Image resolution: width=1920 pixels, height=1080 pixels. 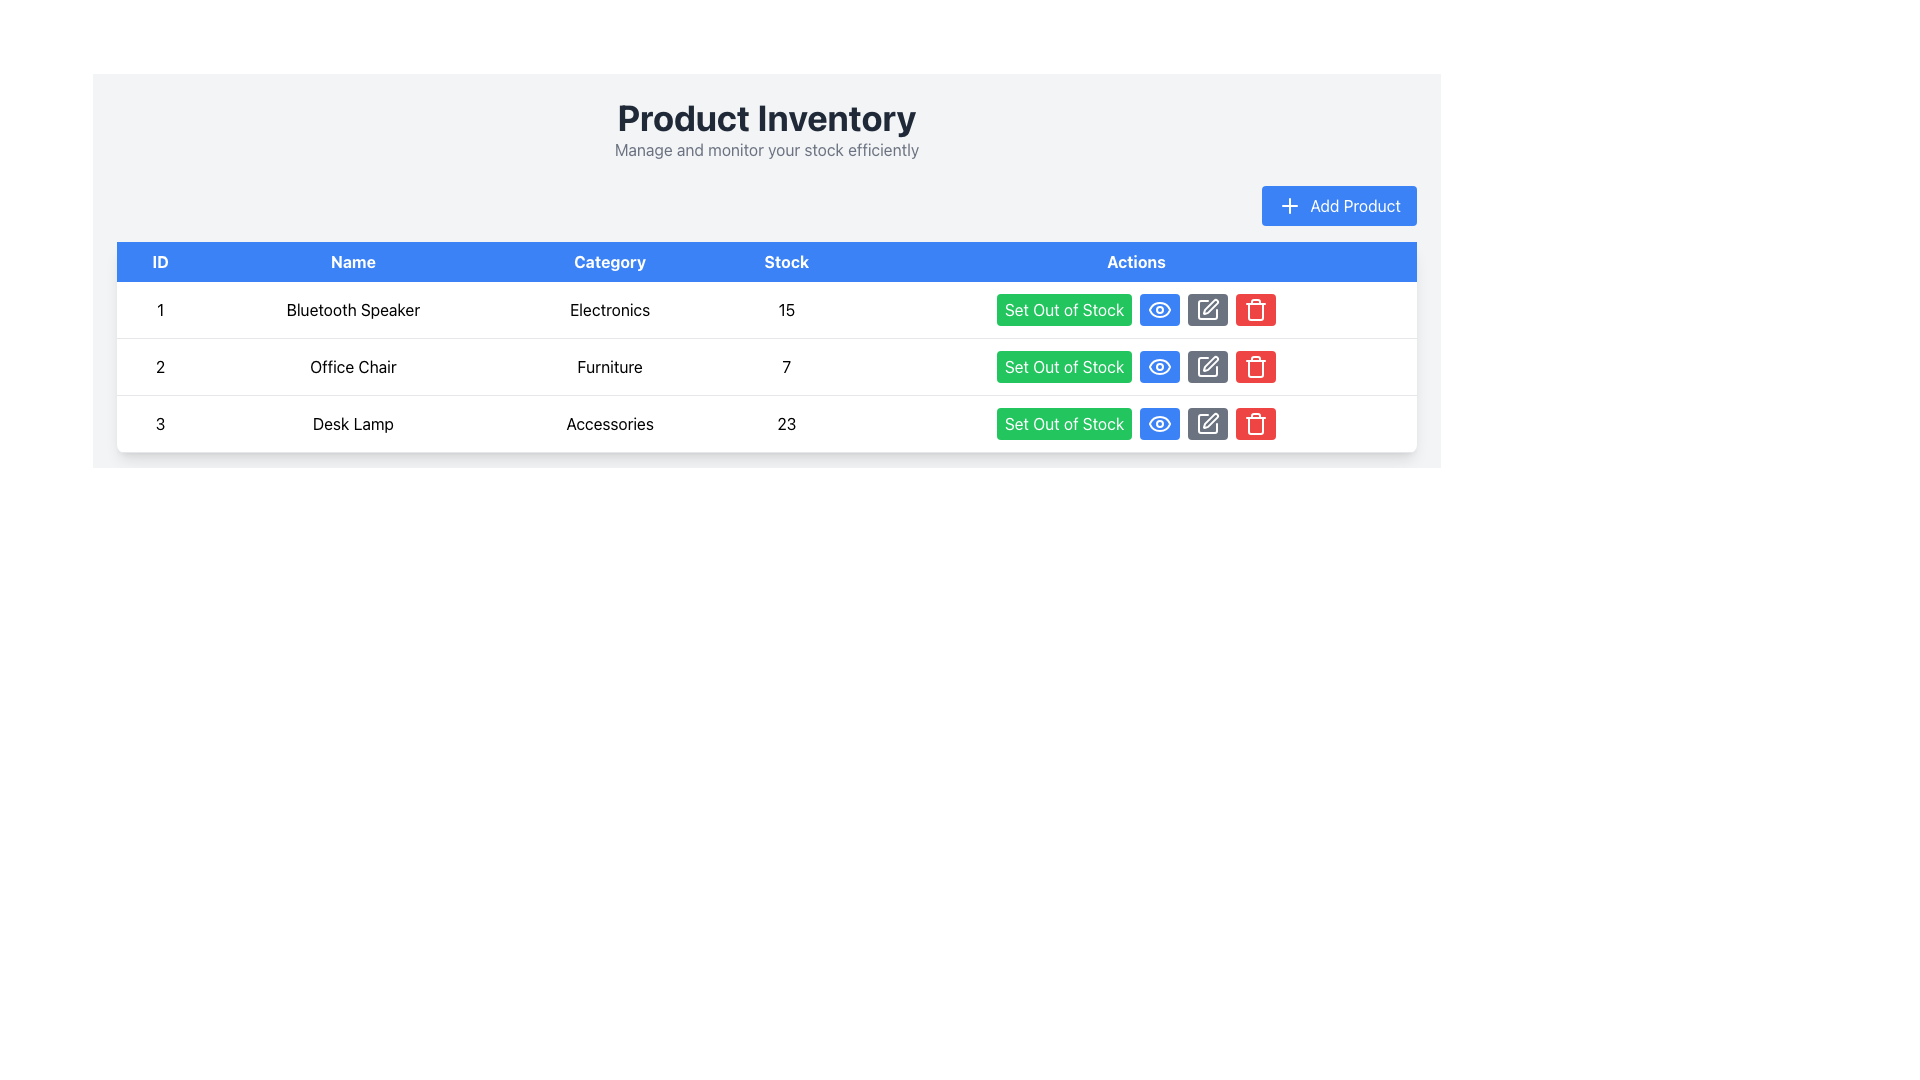 What do you see at coordinates (785, 310) in the screenshot?
I see `the stock quantity display for the Bluetooth Speaker located in the first row of the table under the 'Stock' column` at bounding box center [785, 310].